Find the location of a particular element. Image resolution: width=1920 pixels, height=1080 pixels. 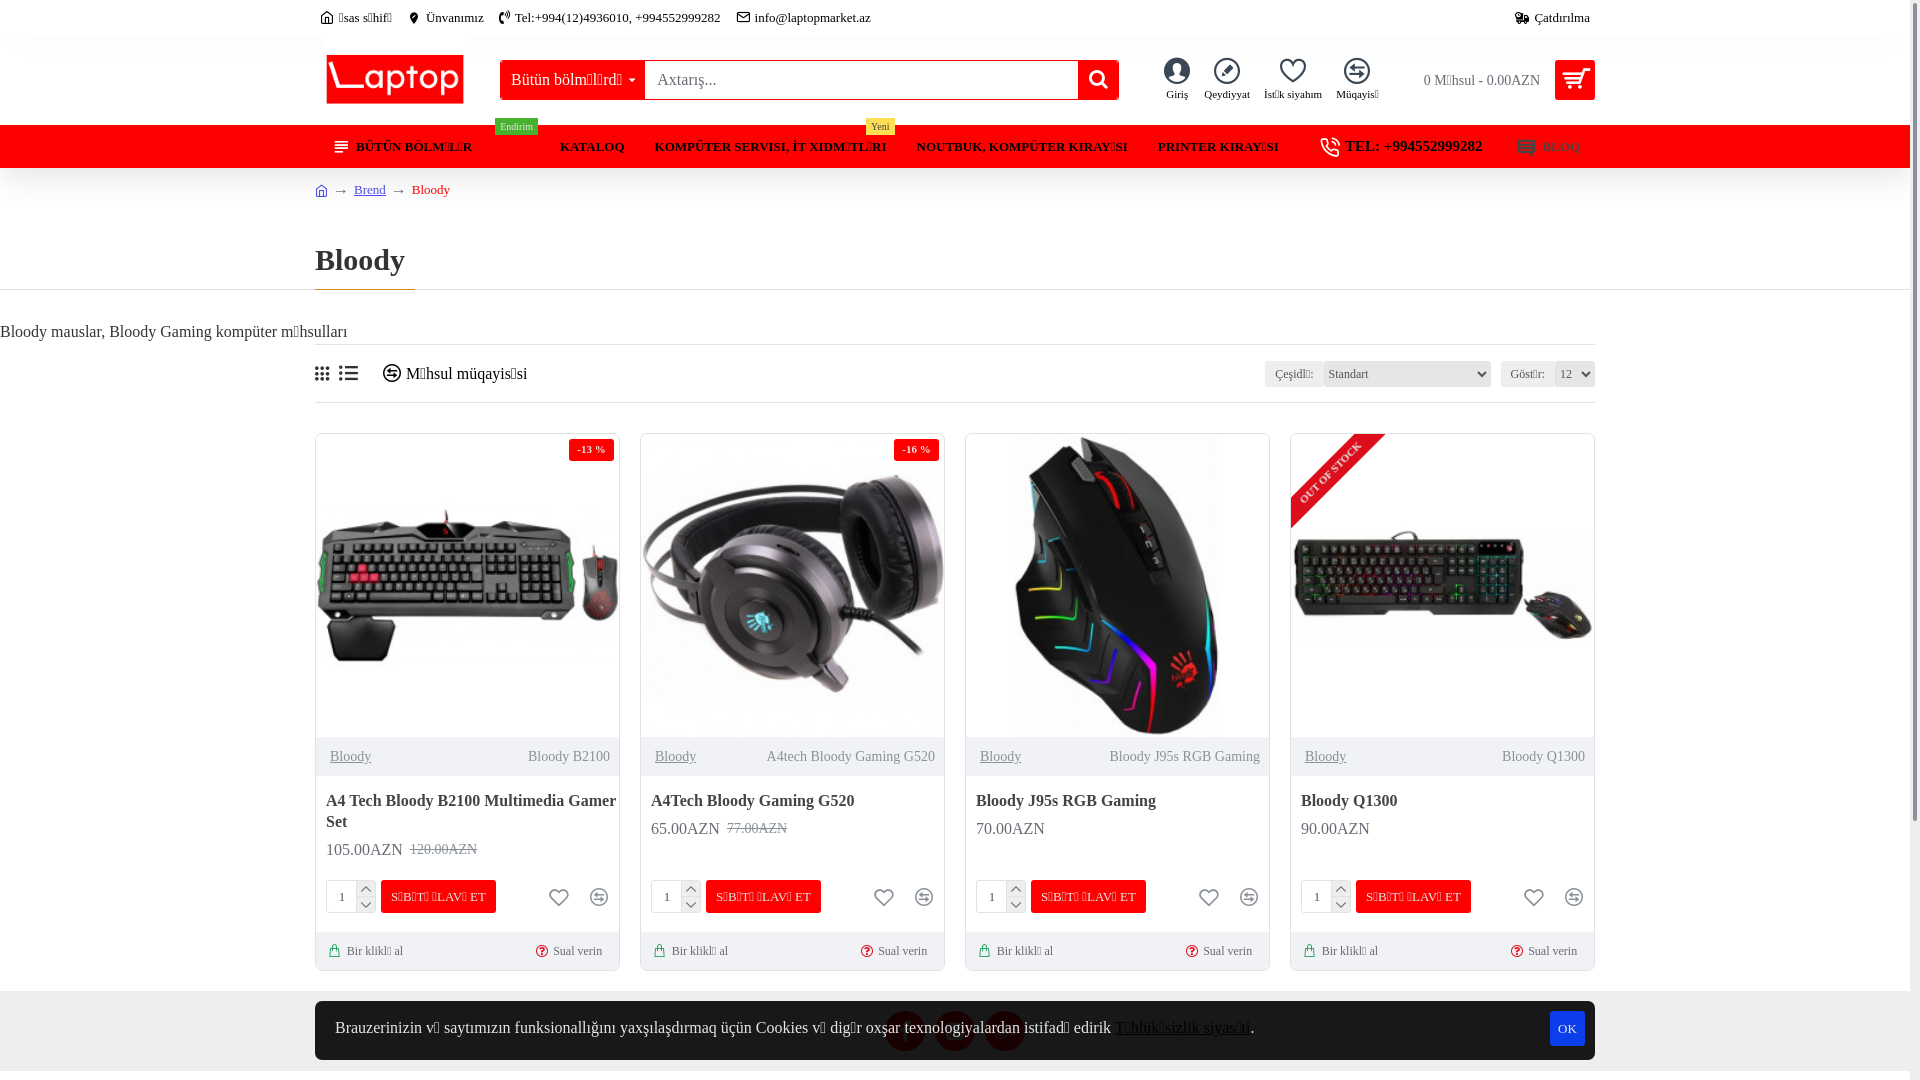

'Brend' is located at coordinates (354, 189).